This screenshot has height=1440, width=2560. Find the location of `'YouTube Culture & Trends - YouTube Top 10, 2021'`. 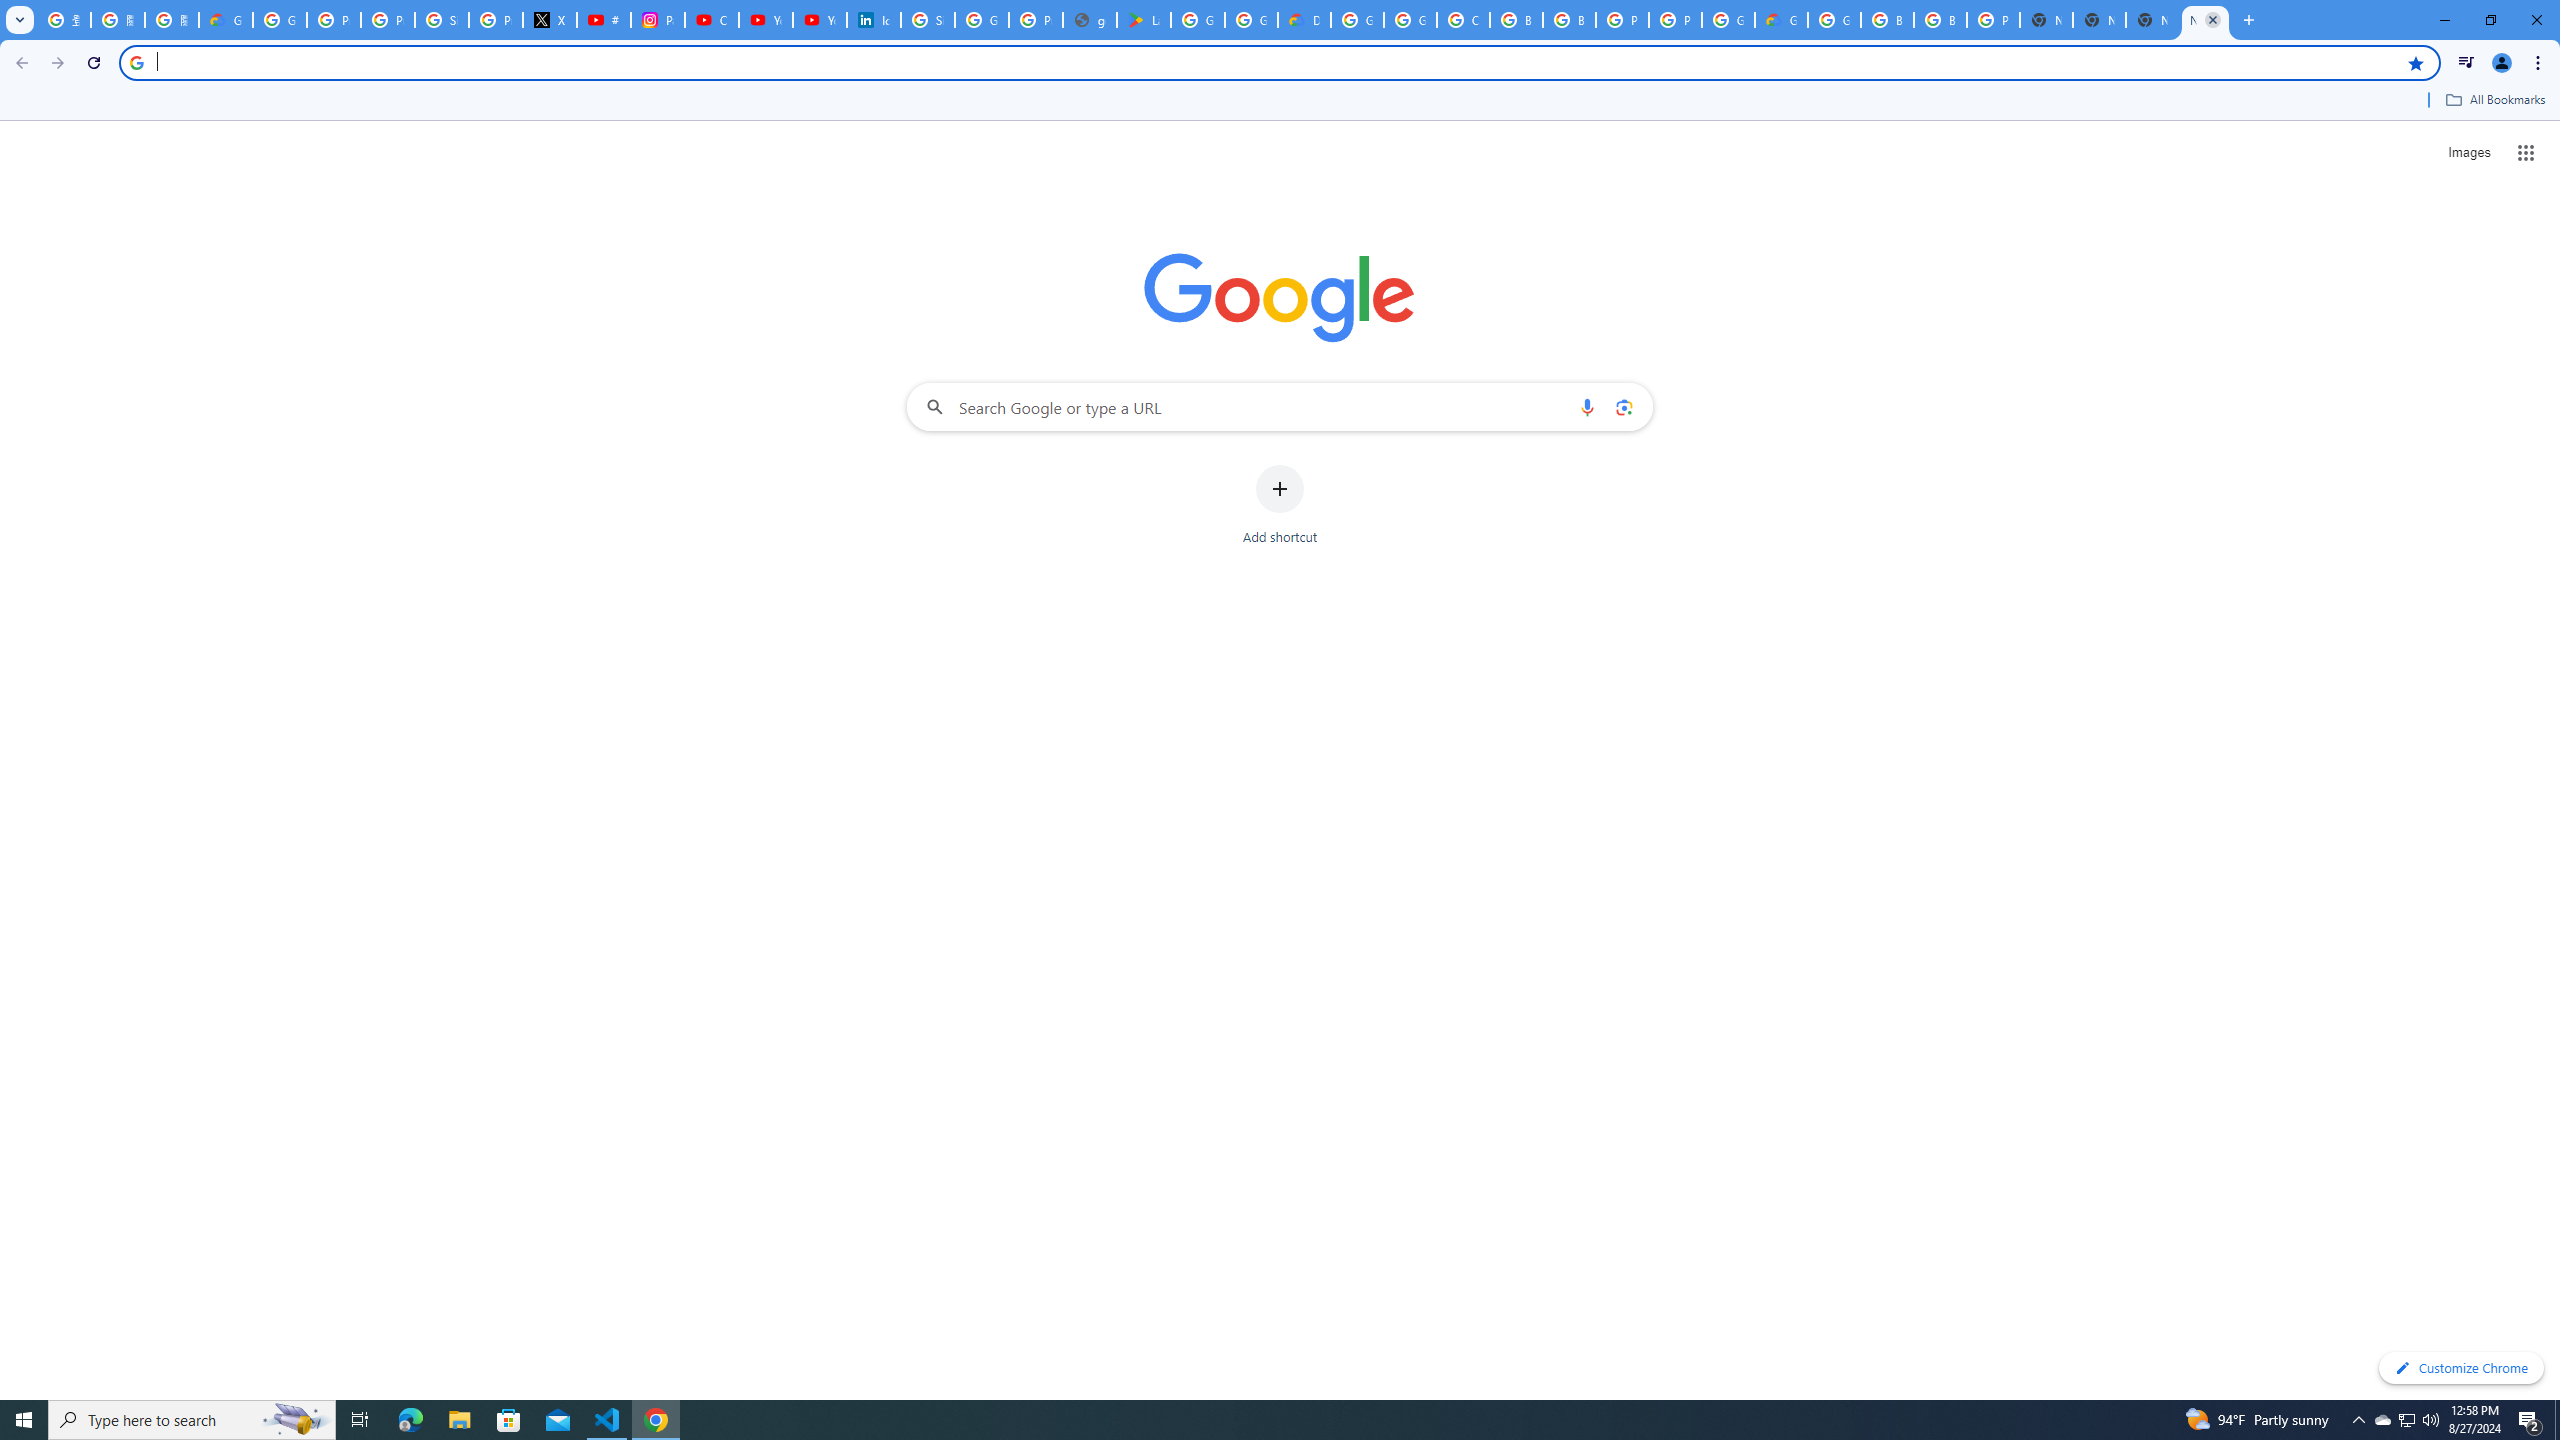

'YouTube Culture & Trends - YouTube Top 10, 2021' is located at coordinates (819, 19).